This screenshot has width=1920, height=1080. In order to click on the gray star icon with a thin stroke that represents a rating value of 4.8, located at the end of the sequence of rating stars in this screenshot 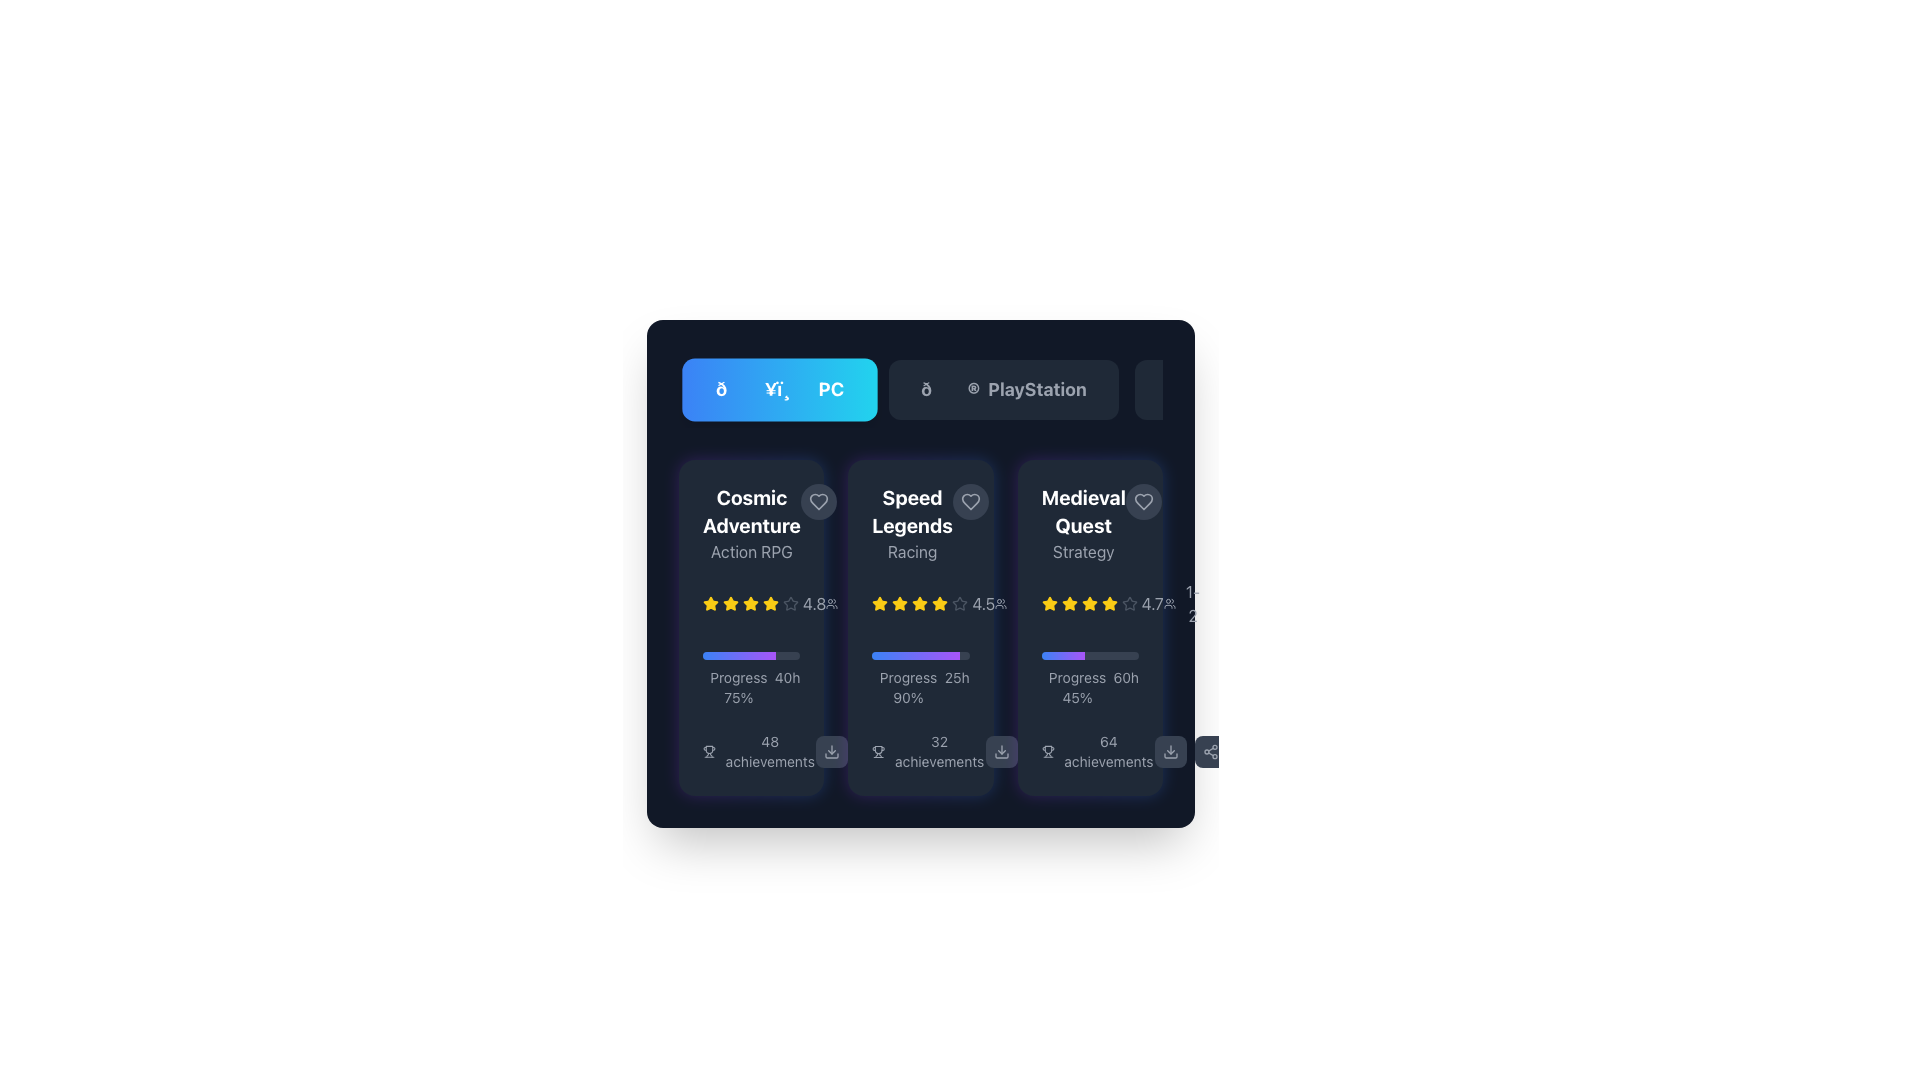, I will do `click(790, 603)`.